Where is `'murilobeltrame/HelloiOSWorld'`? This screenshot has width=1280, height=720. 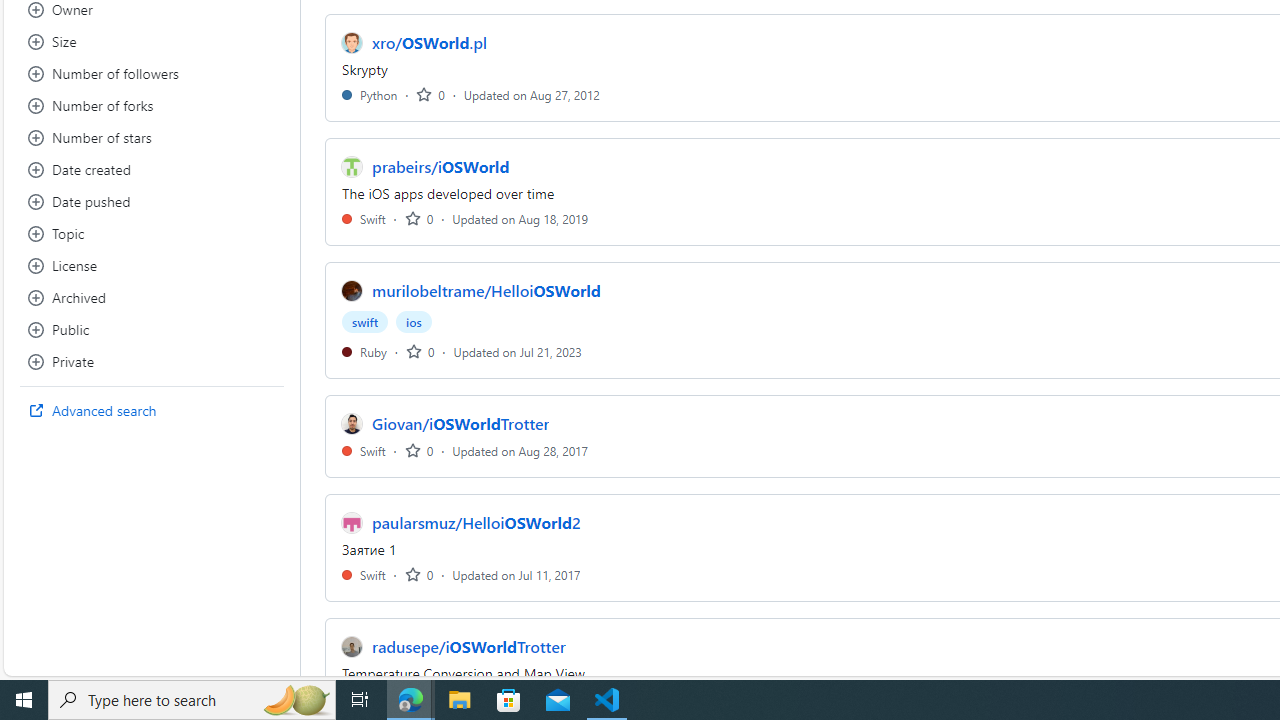 'murilobeltrame/HelloiOSWorld' is located at coordinates (487, 291).